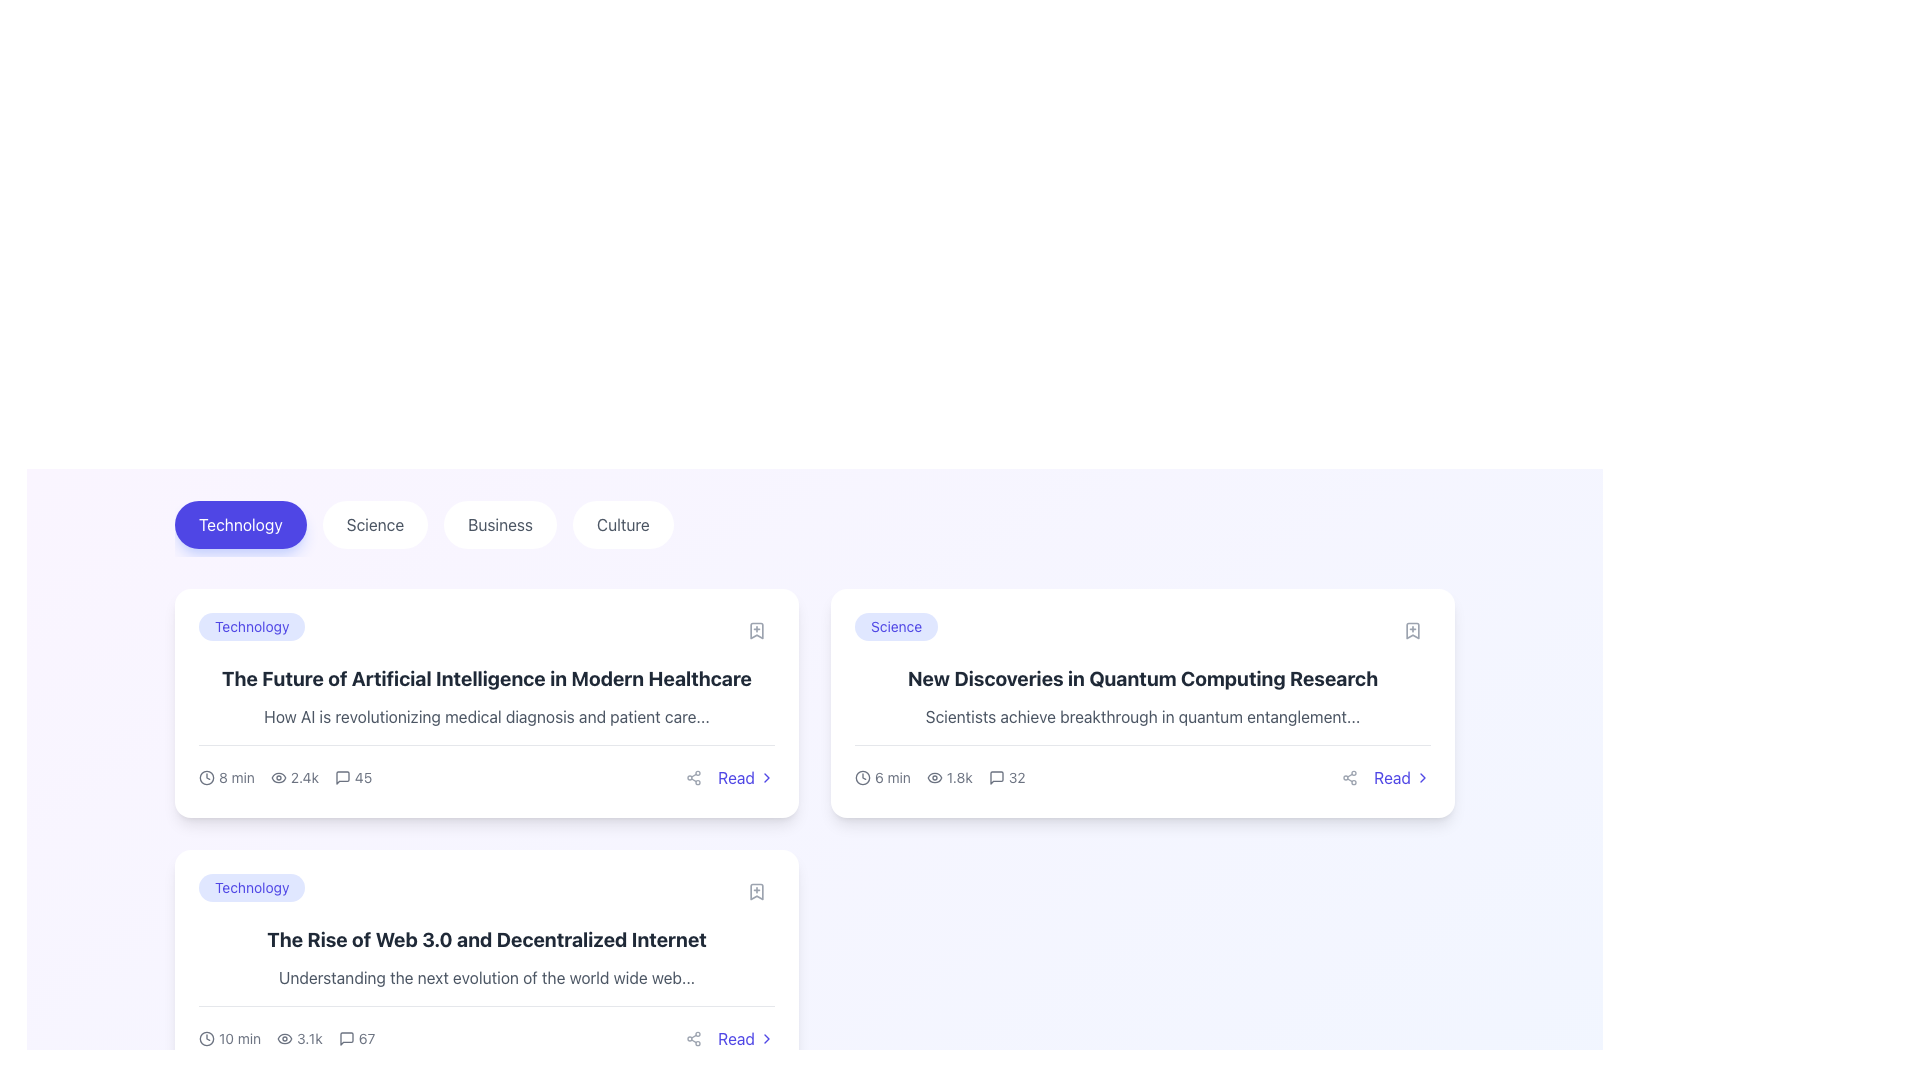 Image resolution: width=1920 pixels, height=1080 pixels. What do you see at coordinates (756, 890) in the screenshot?
I see `the Bookmark Icon located in the top-right corner of the second article card titled 'The Rise of Web 3.0 and Decentralized Internet'` at bounding box center [756, 890].